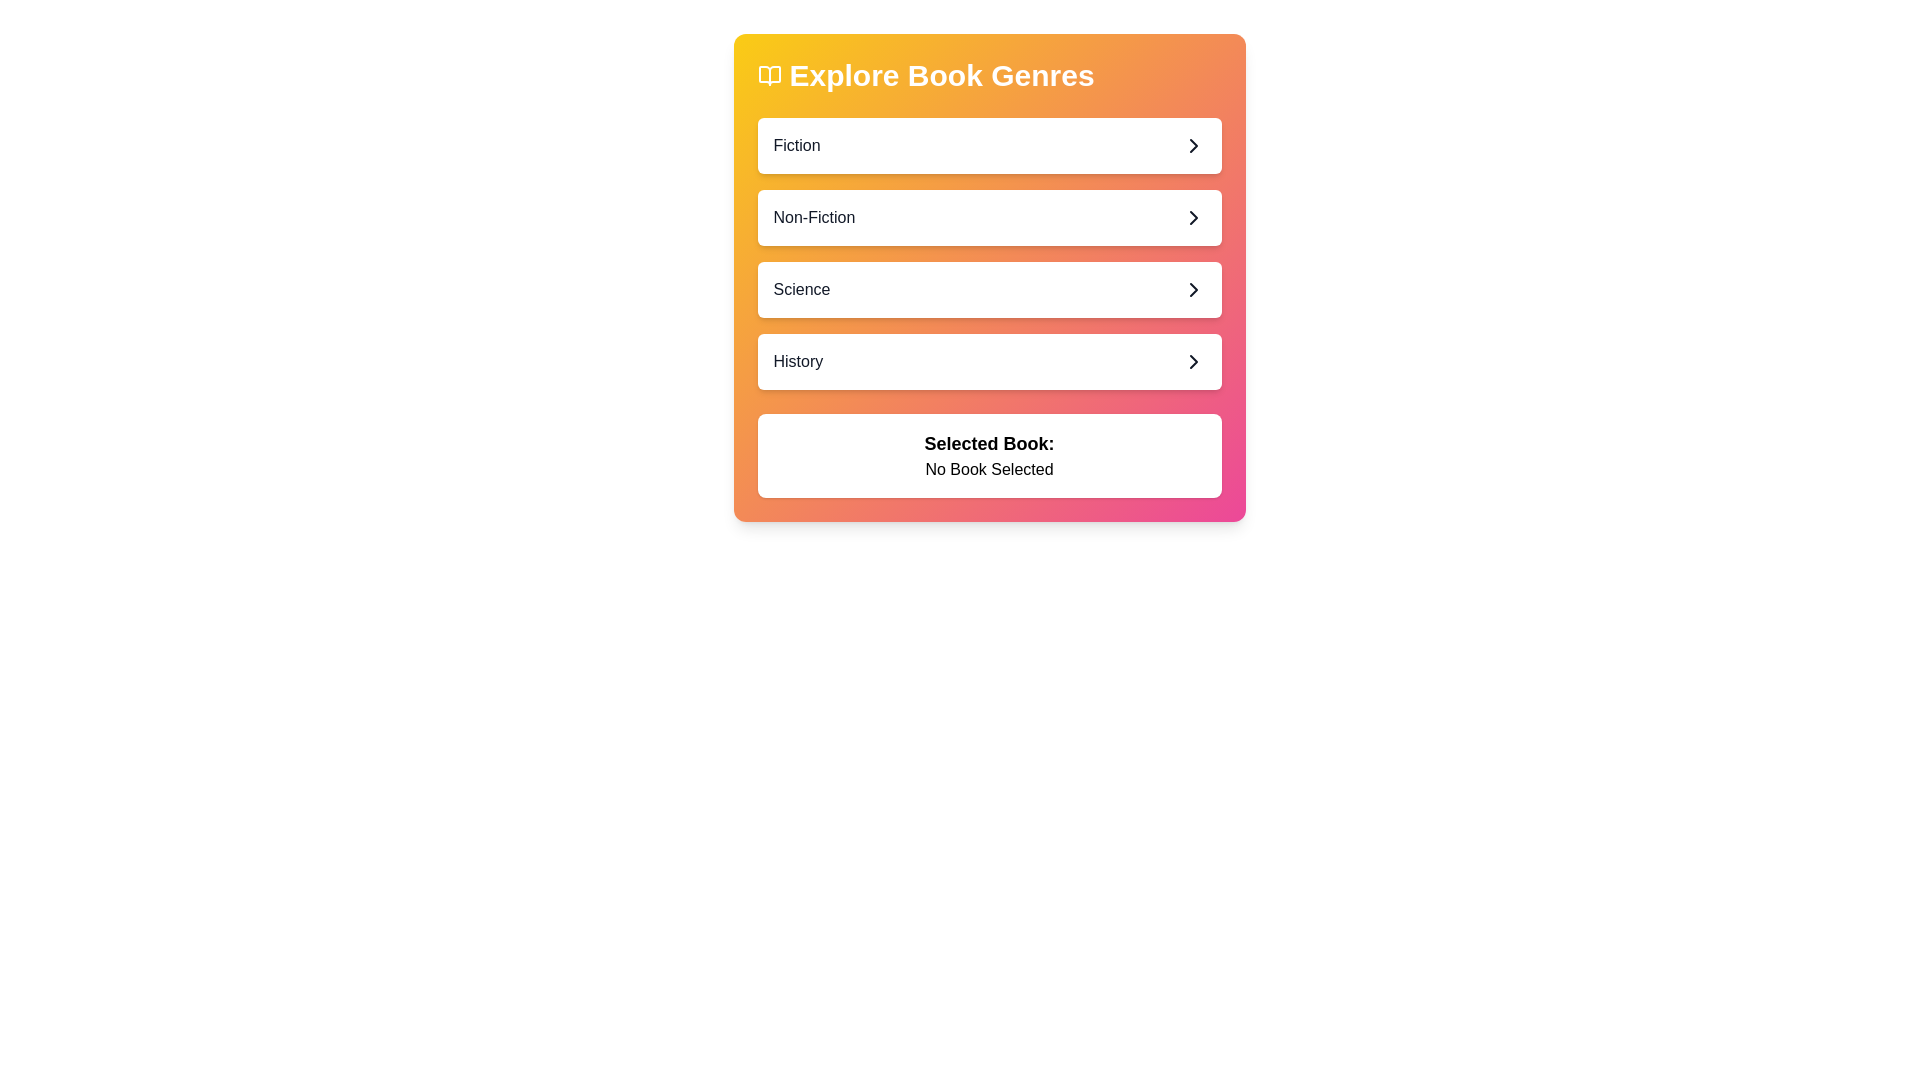 The width and height of the screenshot is (1920, 1080). I want to click on the 'Science' genre label located in the 'Explore Book Genres' section, which is the third item in the vertical list between 'Non-Fiction' and 'History', so click(801, 289).